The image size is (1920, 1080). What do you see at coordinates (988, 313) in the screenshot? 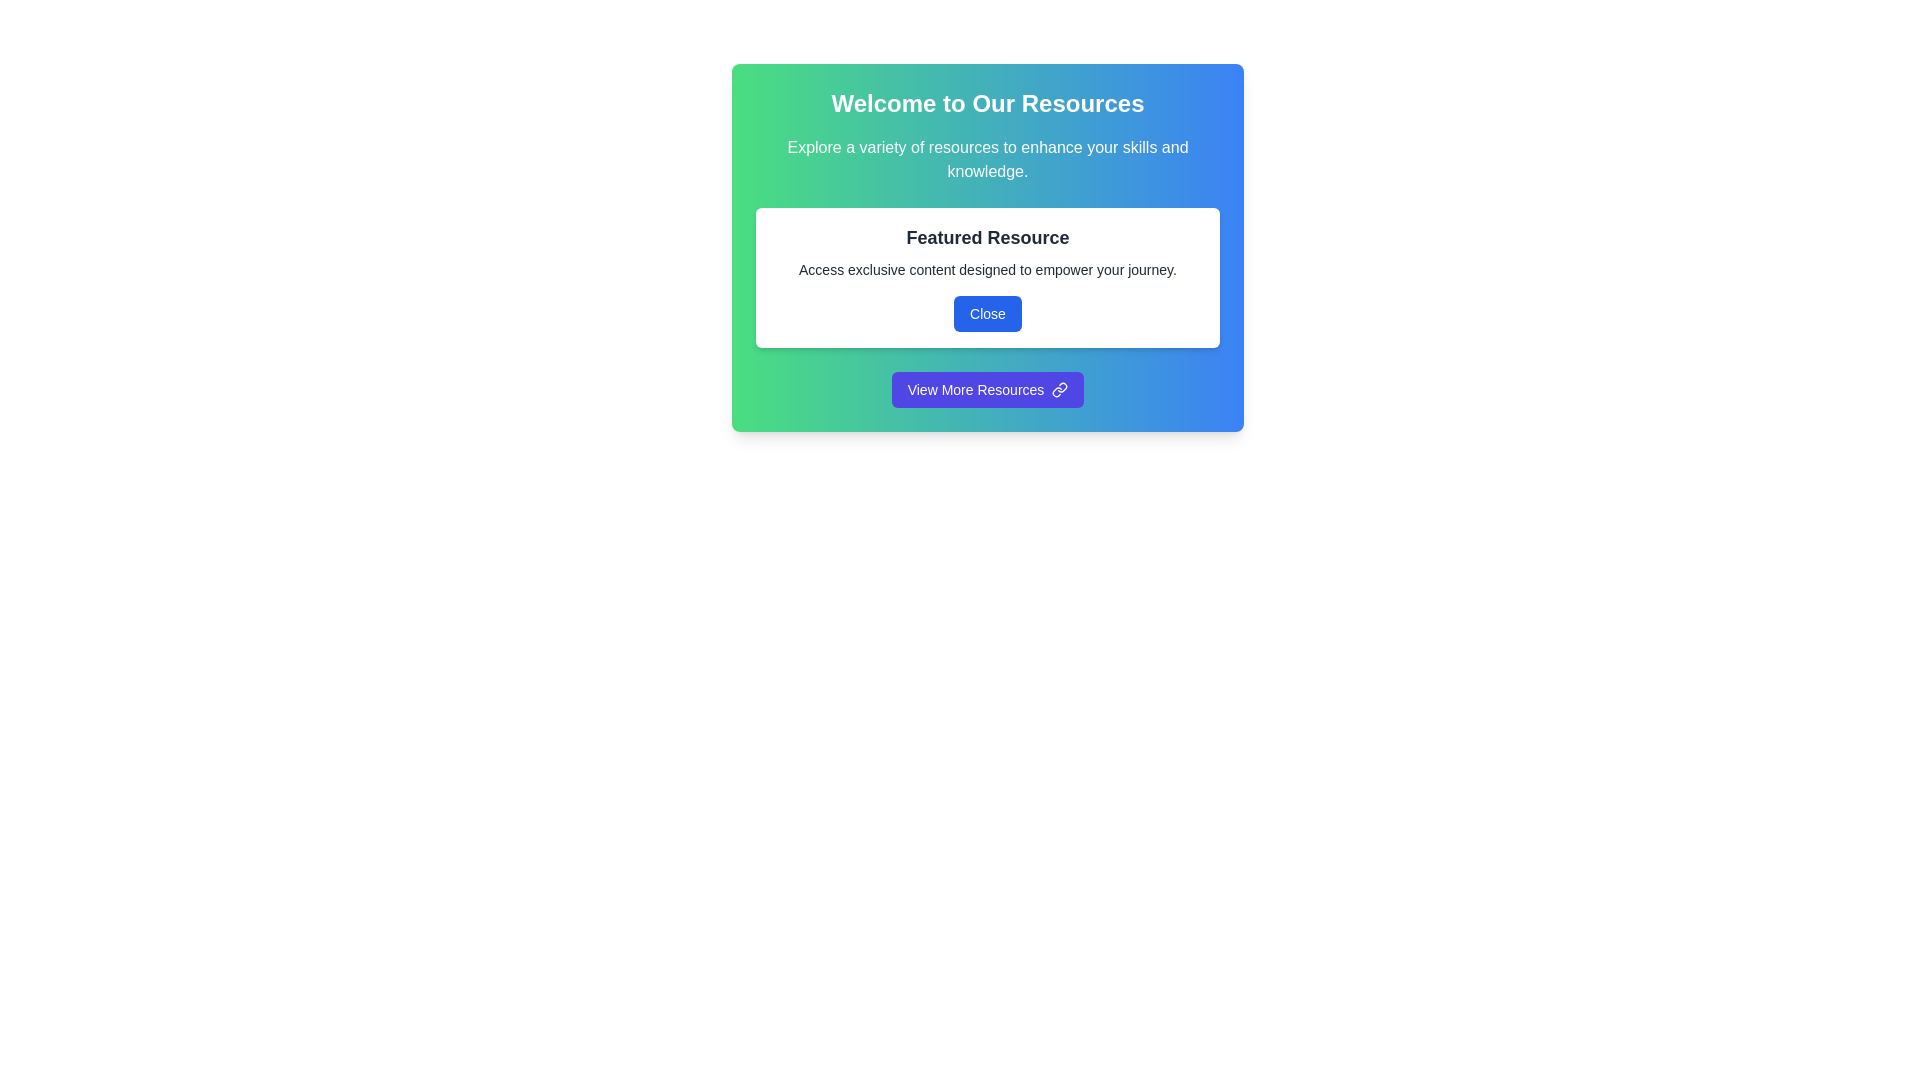
I see `the close button located within the 'Featured Resource' card, positioned near the bottom under the text 'Access exclusive content designed to empower your journey.'` at bounding box center [988, 313].